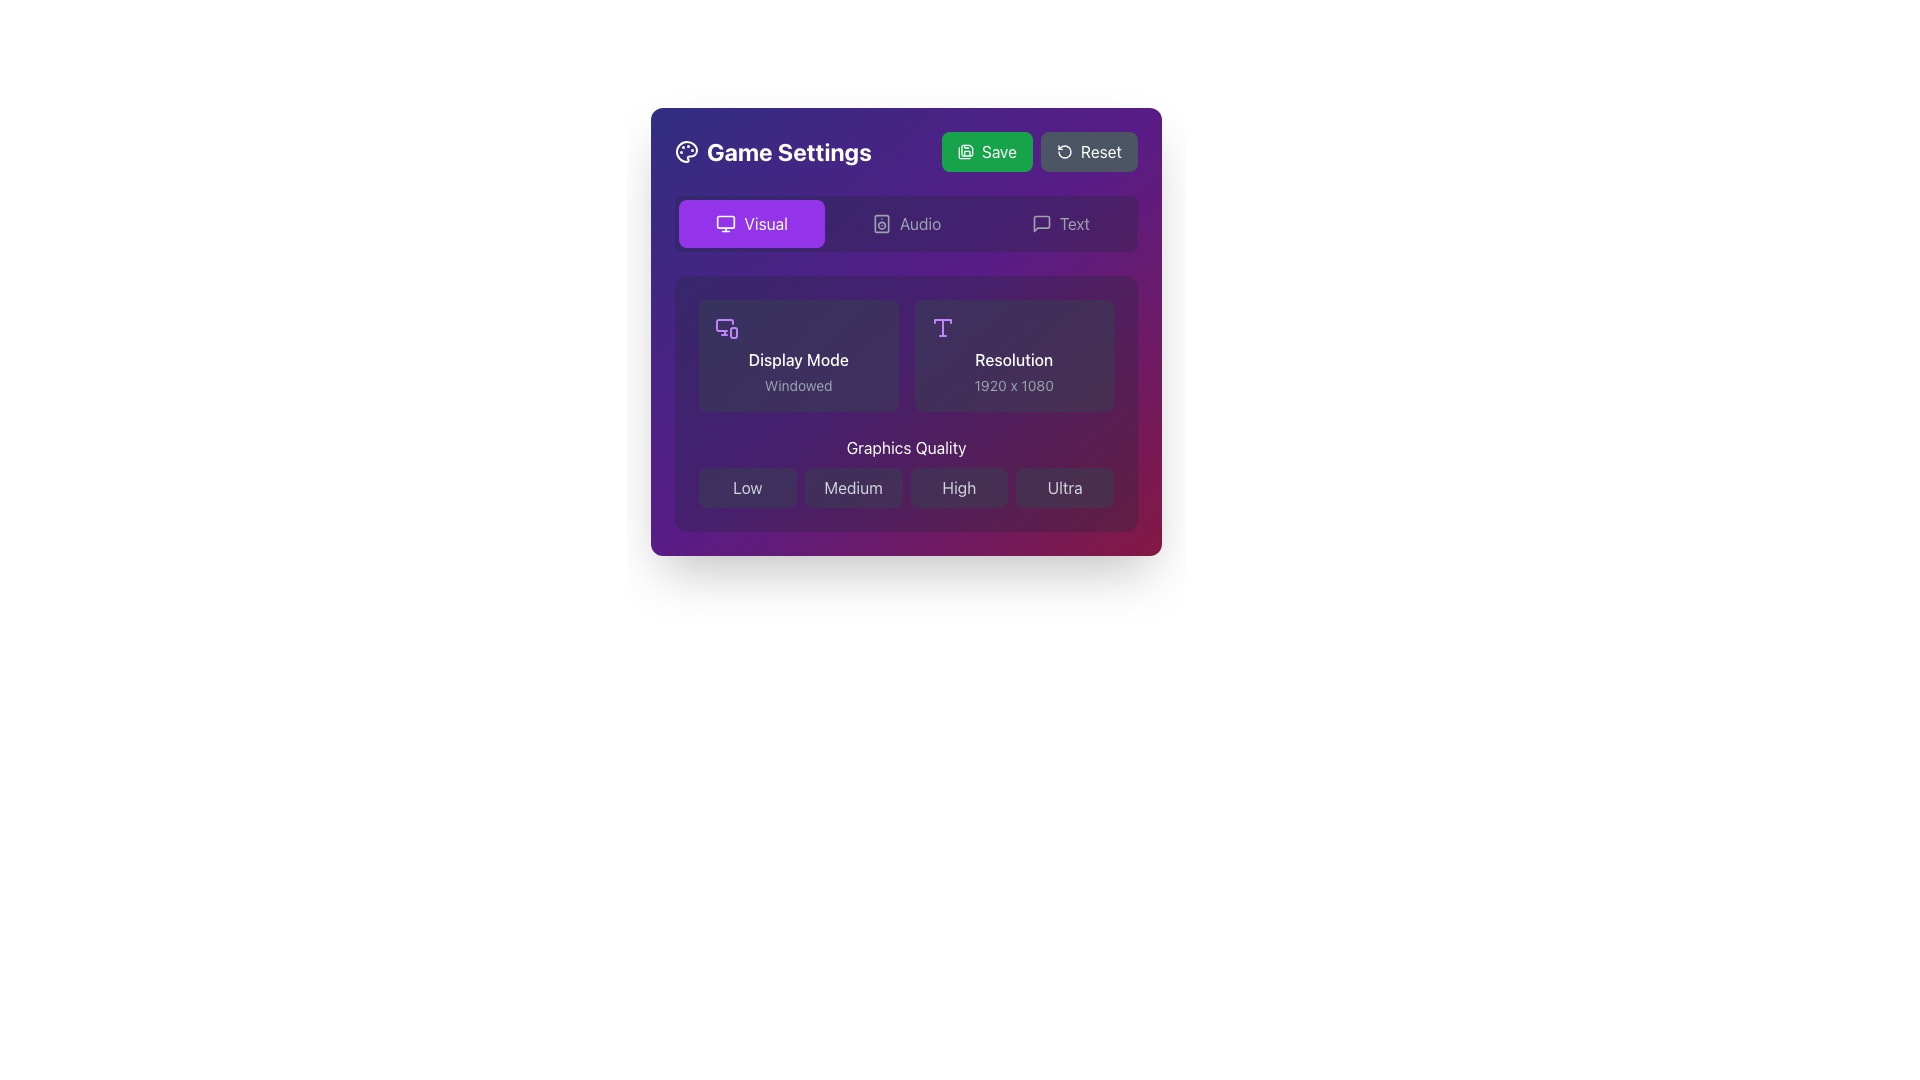 This screenshot has width=1920, height=1080. Describe the element at coordinates (725, 223) in the screenshot. I see `the decorative icon representing the 'Visual' tab in the application settings interface, located at the top-left area, adjacent to the 'Visual' label` at that location.